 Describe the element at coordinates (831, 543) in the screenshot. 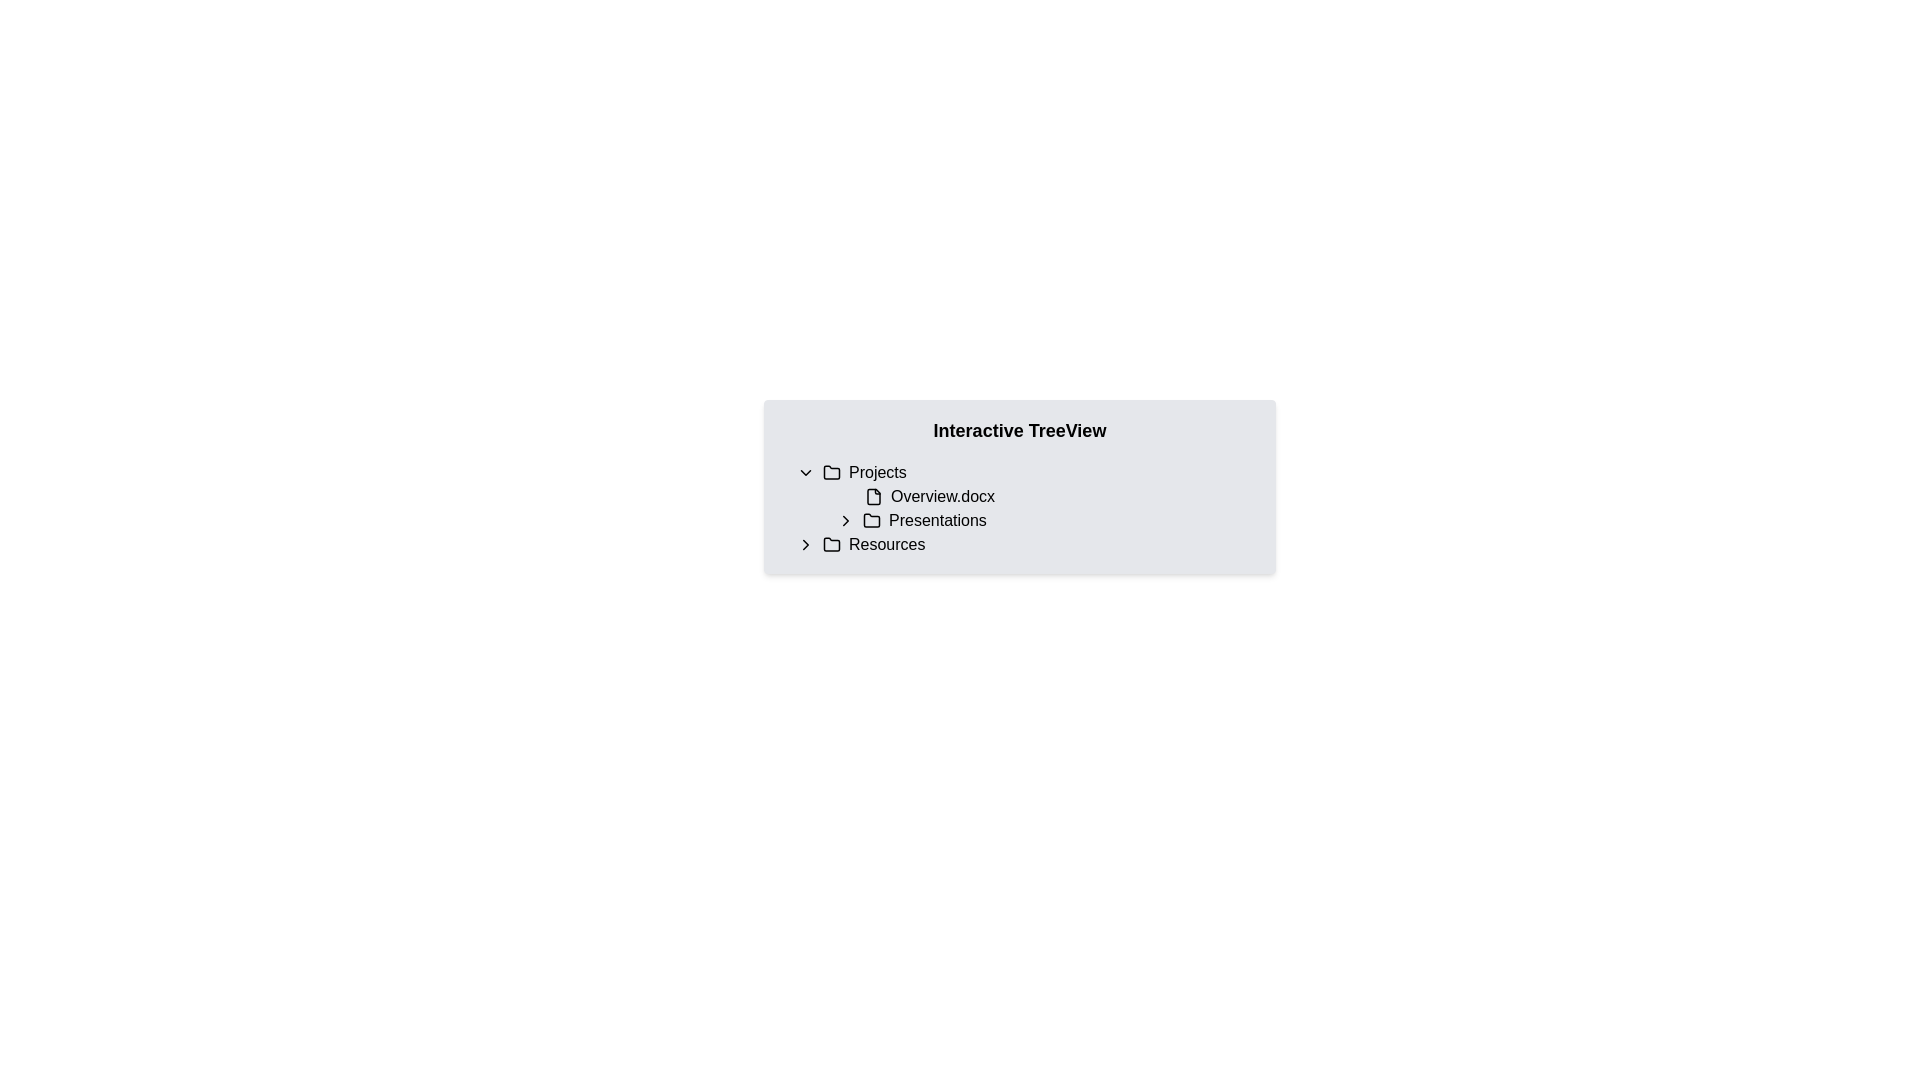

I see `the expandable folder icon representing the 'Resources' category in the Interactive TreeView` at that location.